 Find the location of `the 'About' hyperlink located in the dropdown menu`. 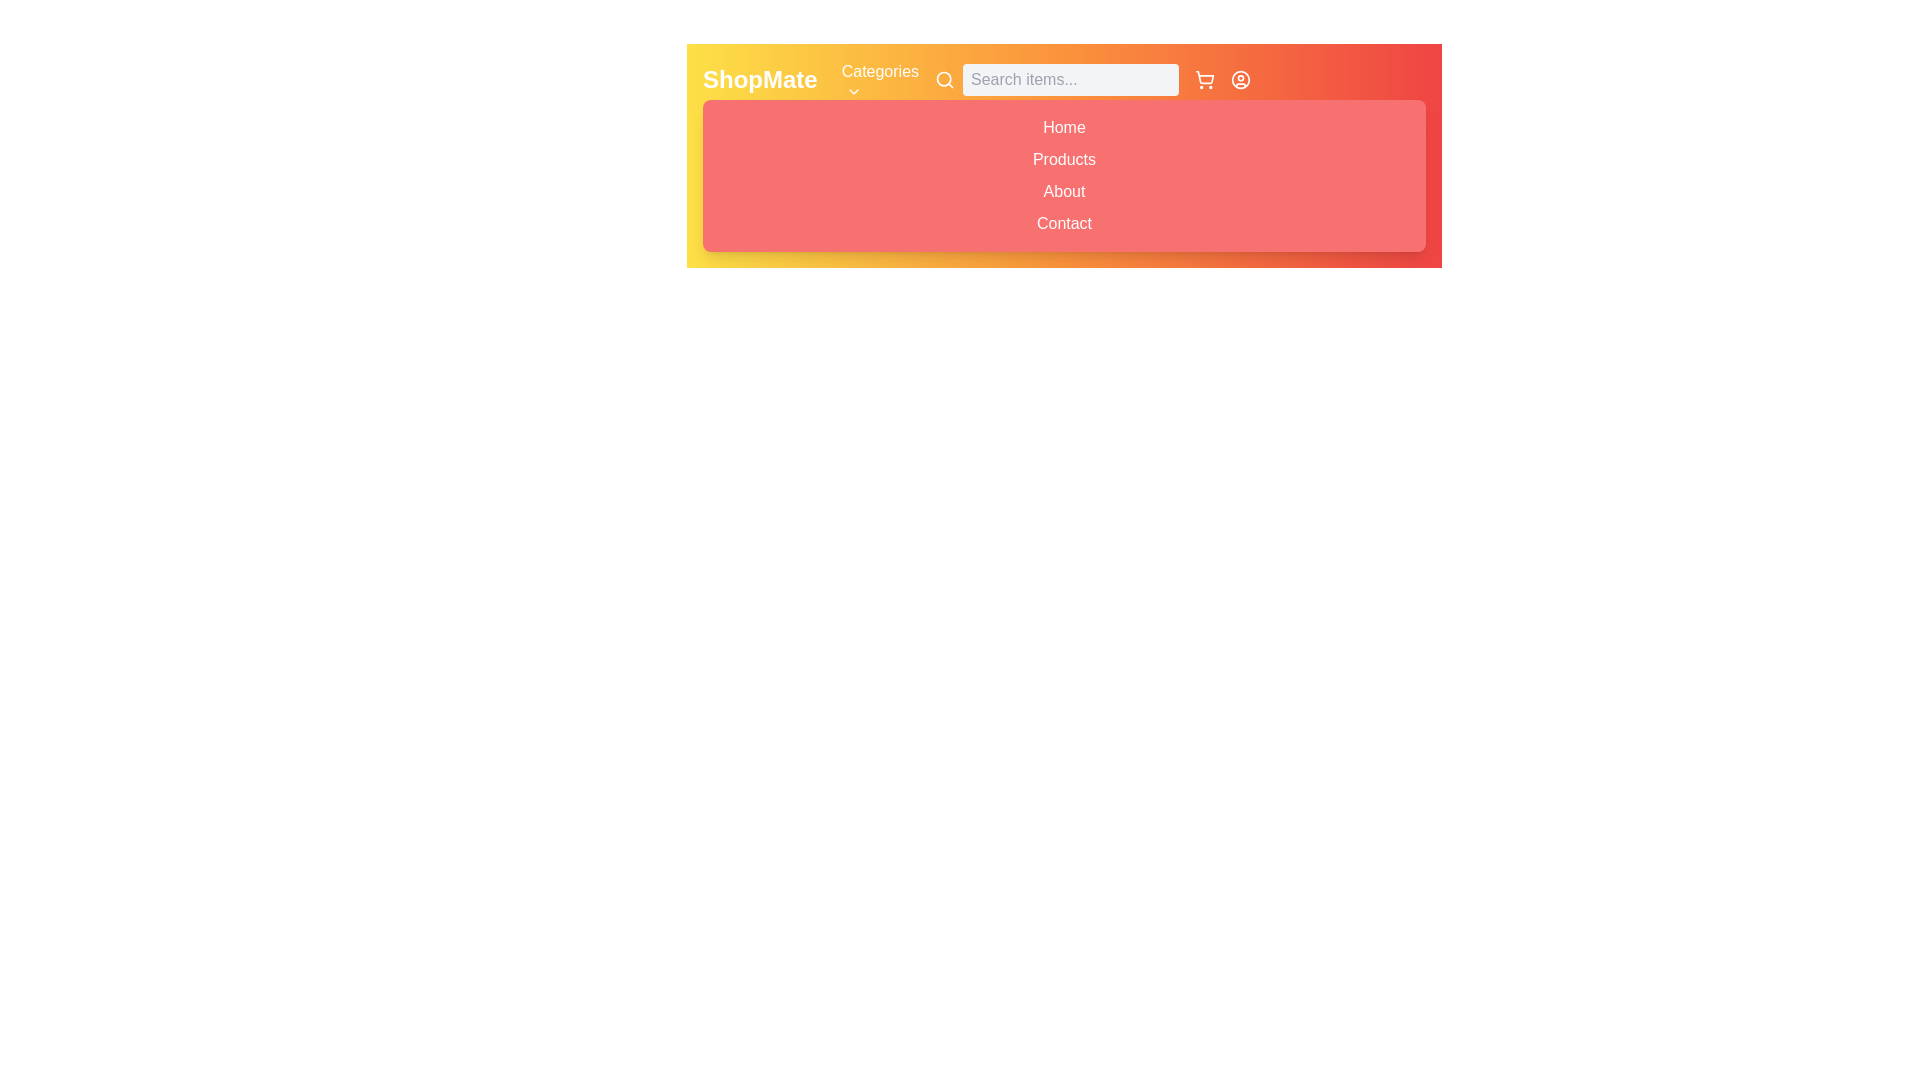

the 'About' hyperlink located in the dropdown menu is located at coordinates (1063, 191).